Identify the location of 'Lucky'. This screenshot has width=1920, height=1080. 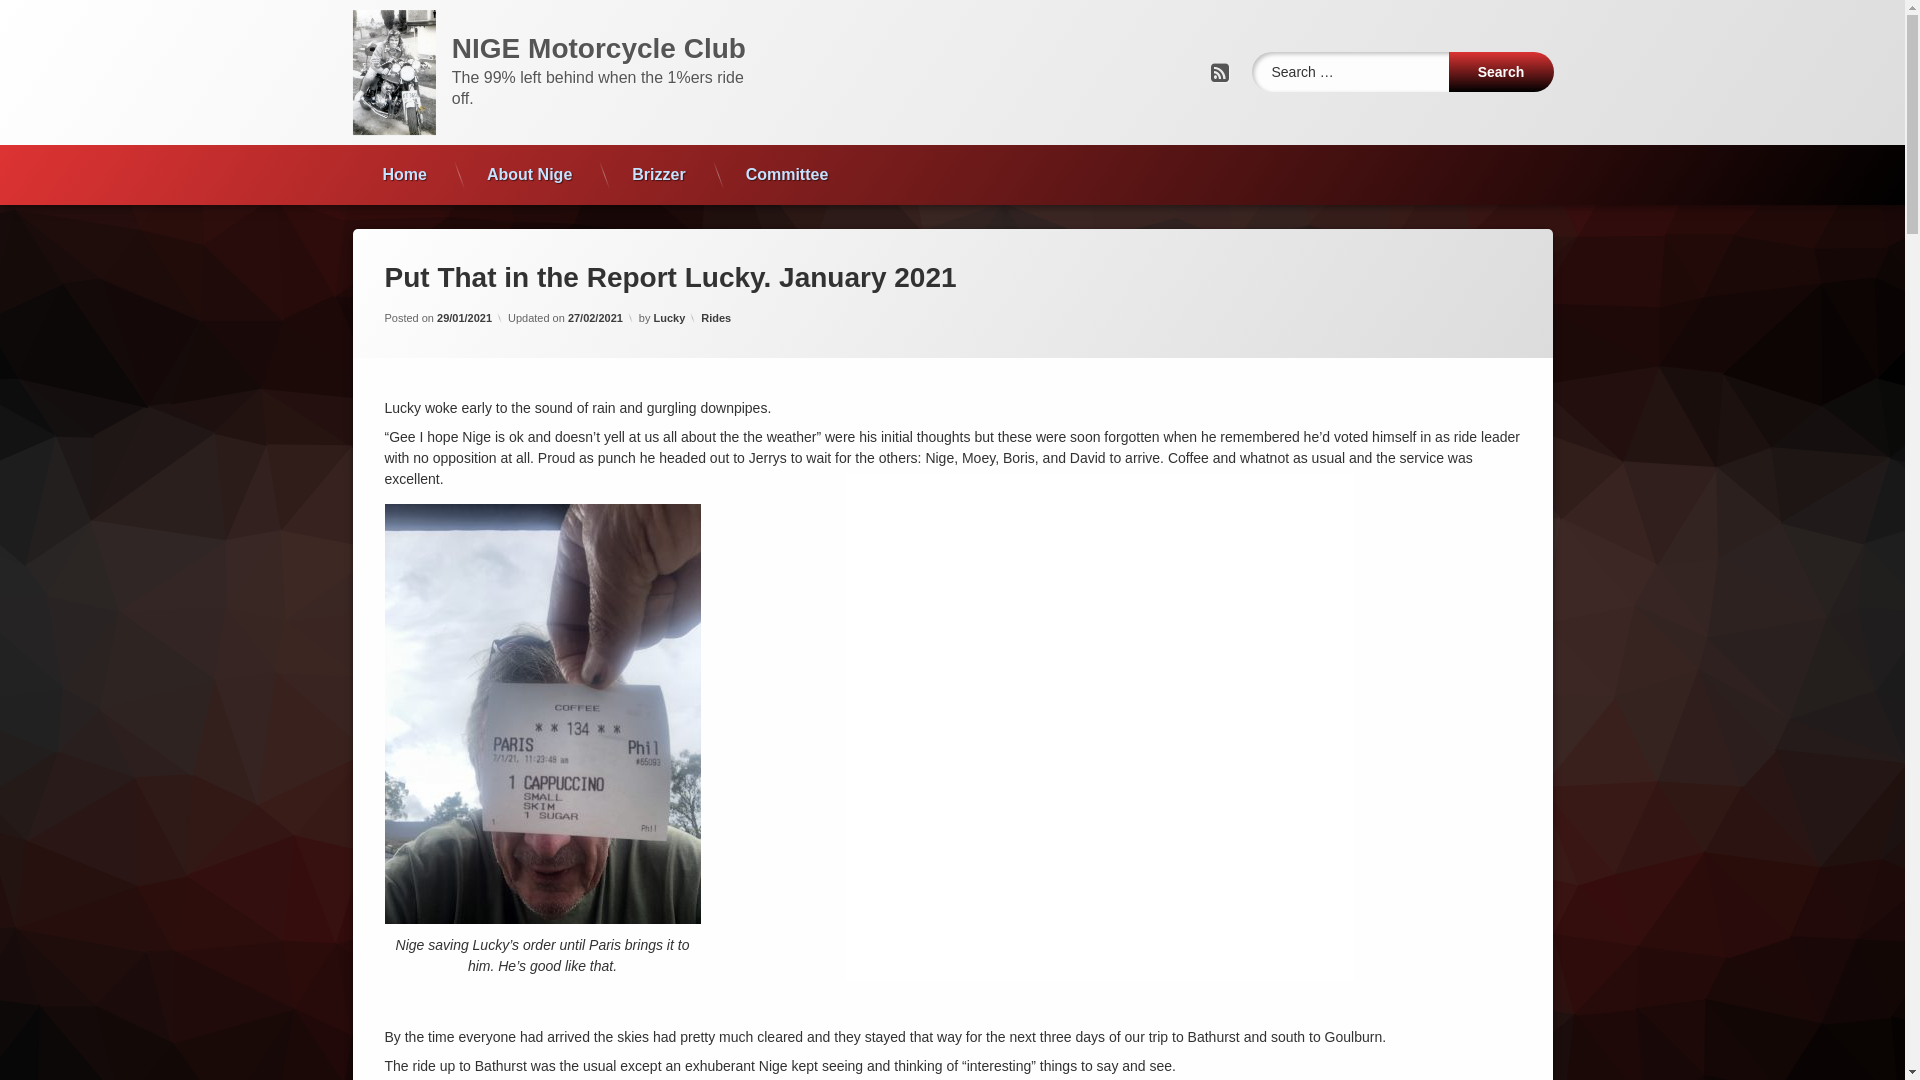
(670, 316).